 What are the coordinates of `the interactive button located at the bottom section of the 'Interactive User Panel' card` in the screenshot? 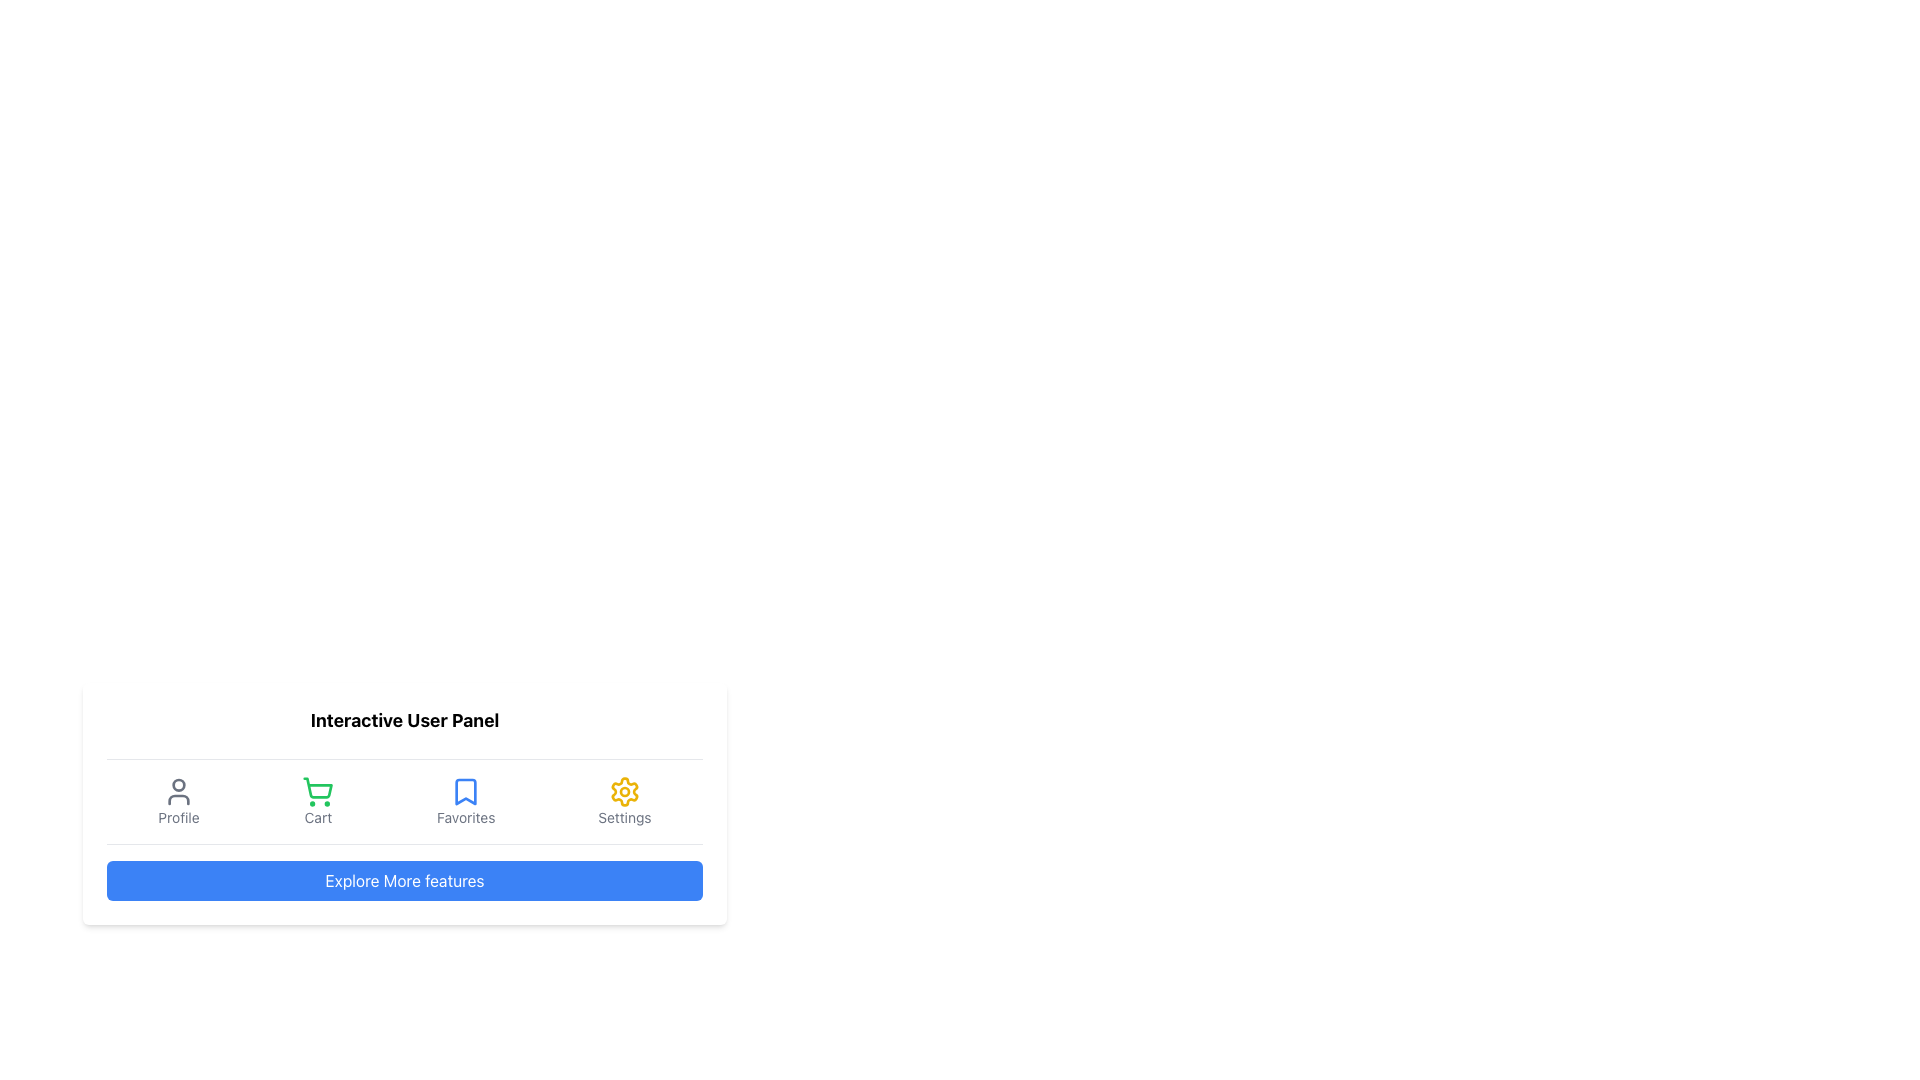 It's located at (403, 871).